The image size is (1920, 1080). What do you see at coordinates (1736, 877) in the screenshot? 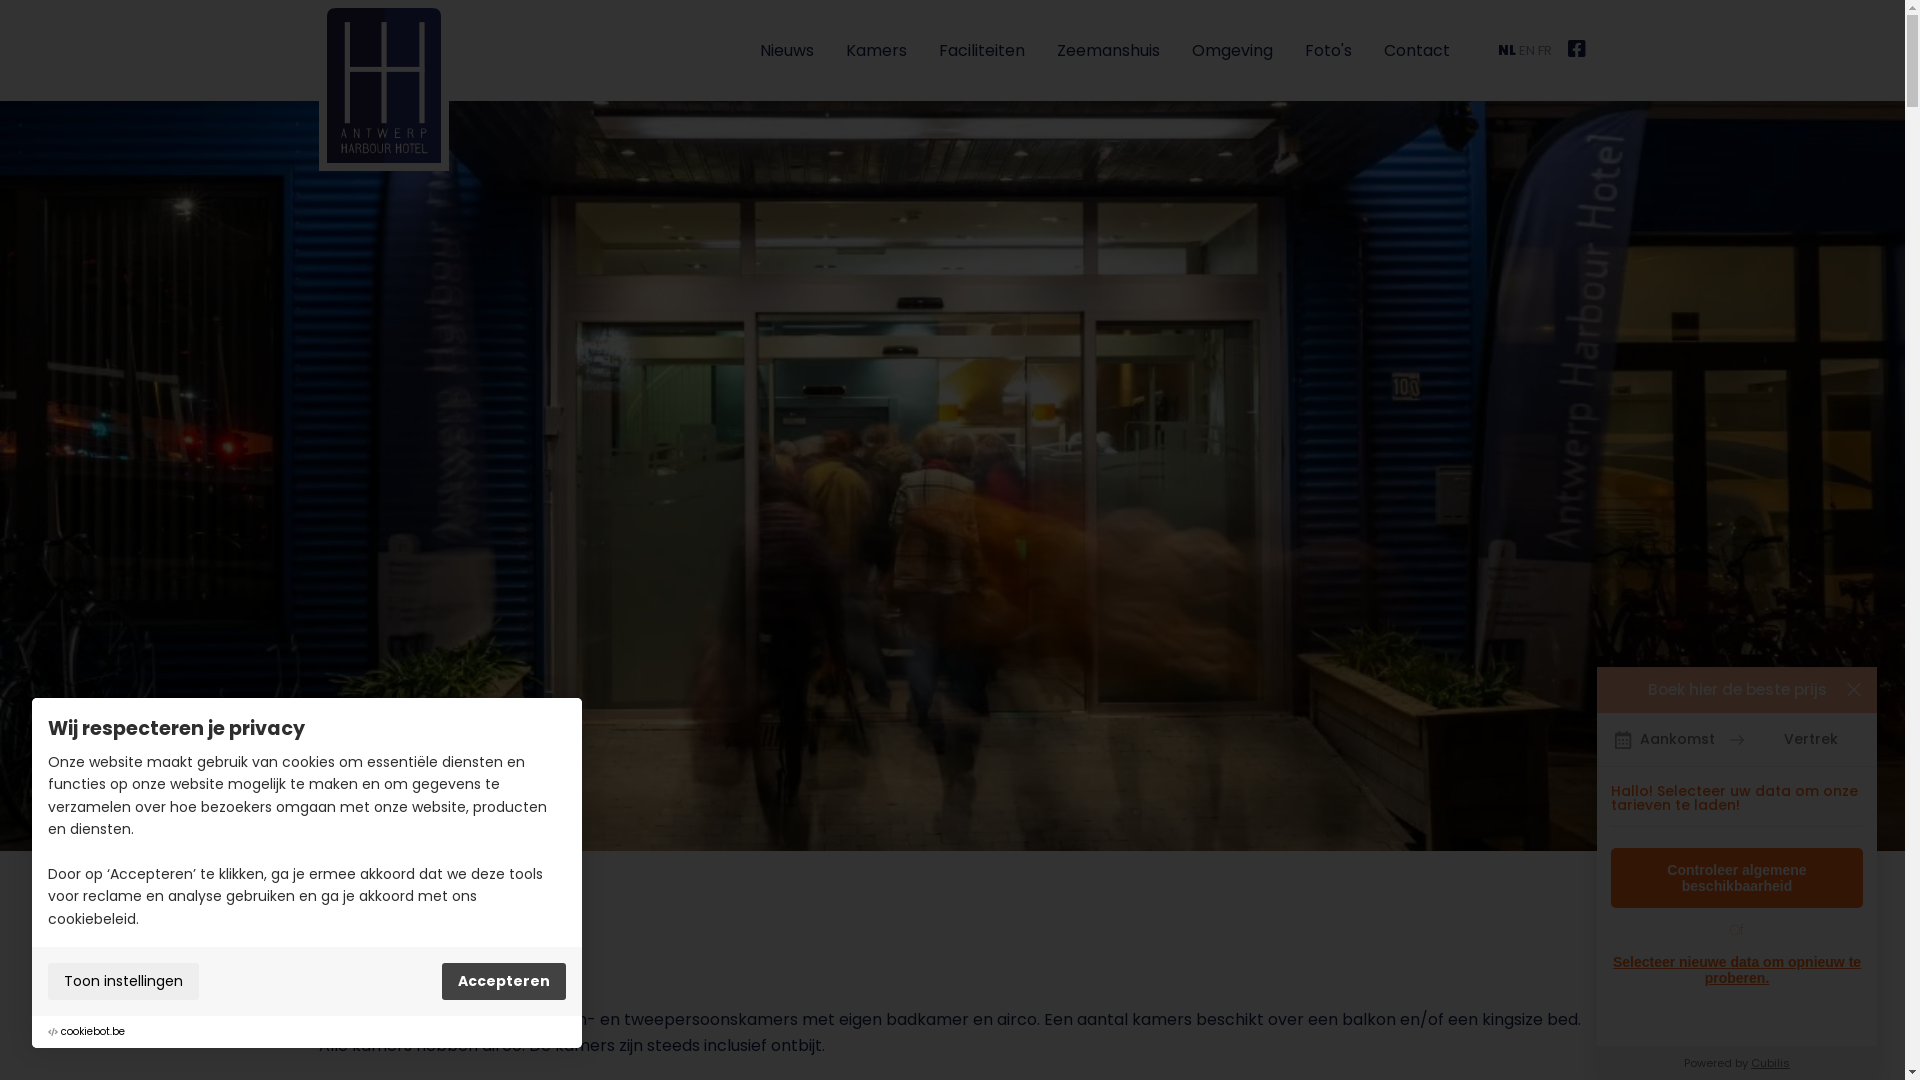
I see `'Controleer algemene beschikbaarheid'` at bounding box center [1736, 877].